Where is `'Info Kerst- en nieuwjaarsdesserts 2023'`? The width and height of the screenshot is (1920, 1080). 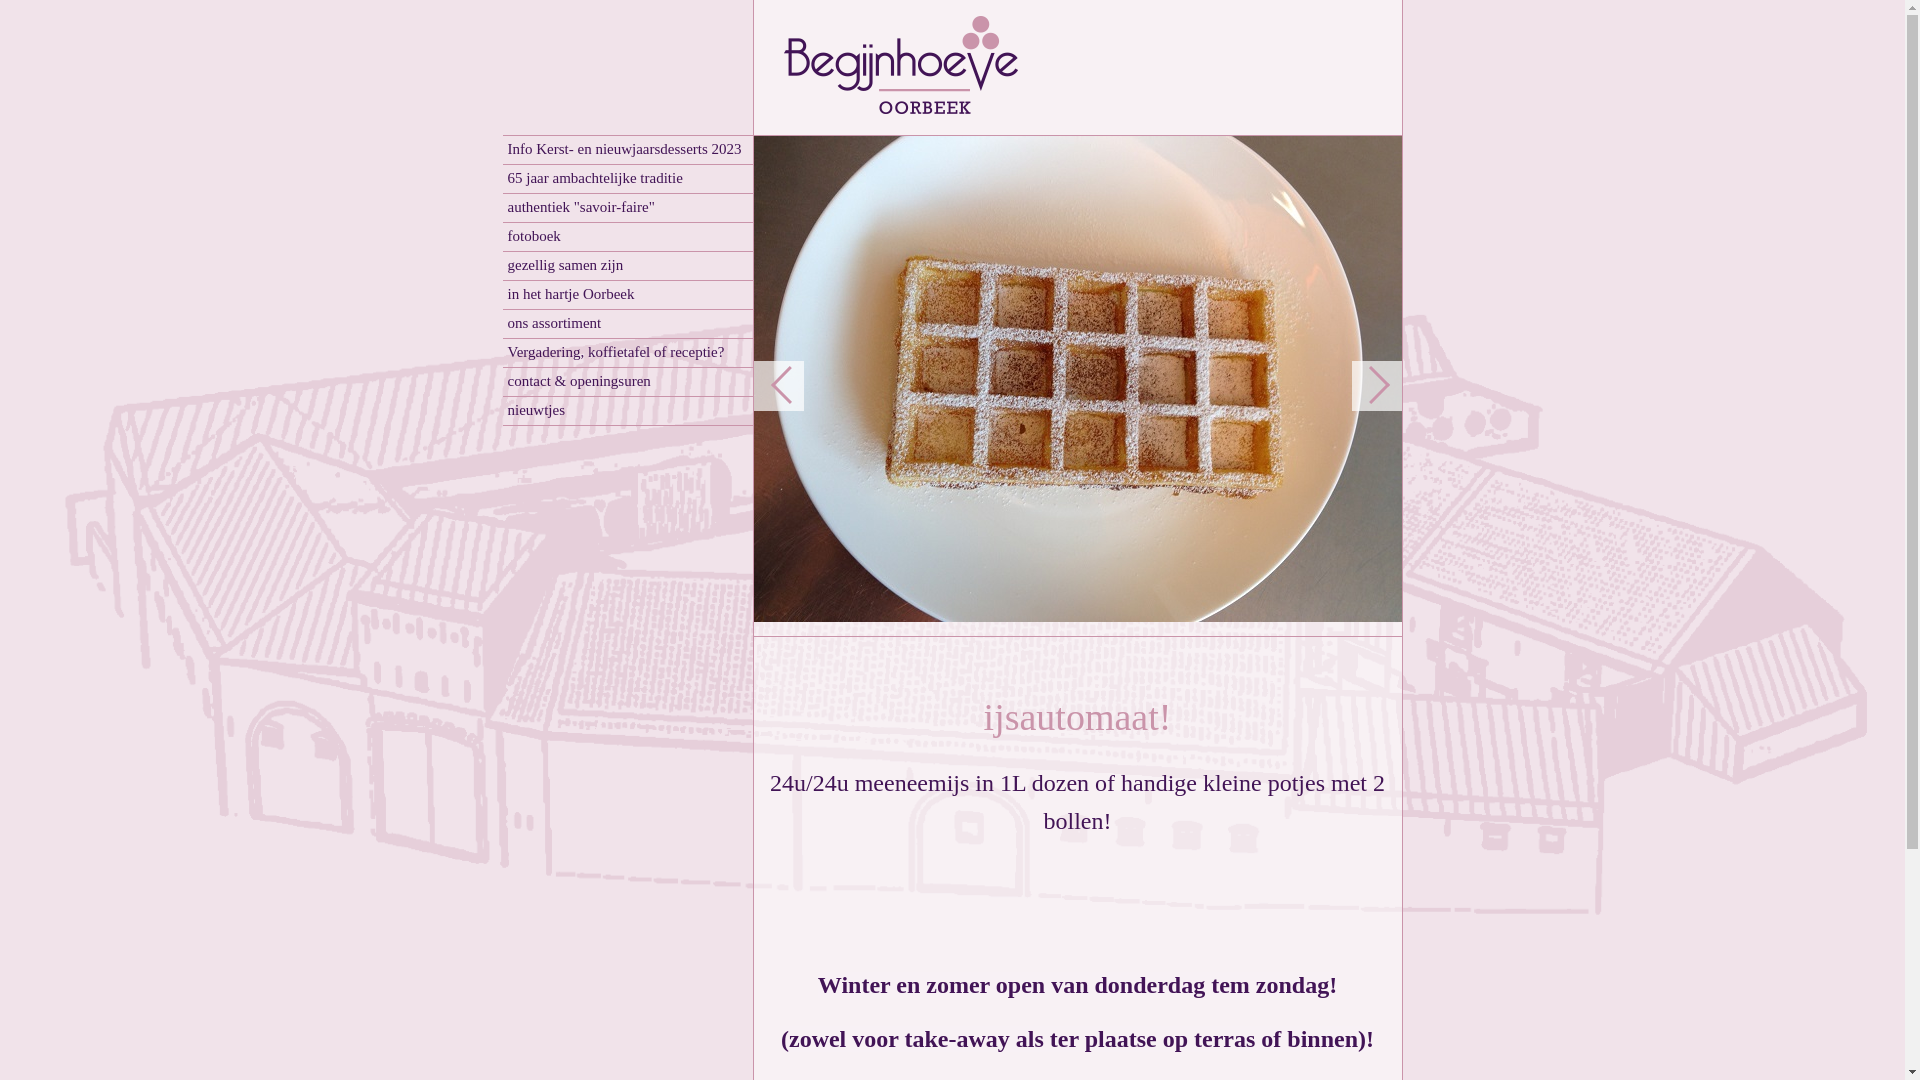 'Info Kerst- en nieuwjaarsdesserts 2023' is located at coordinates (626, 149).